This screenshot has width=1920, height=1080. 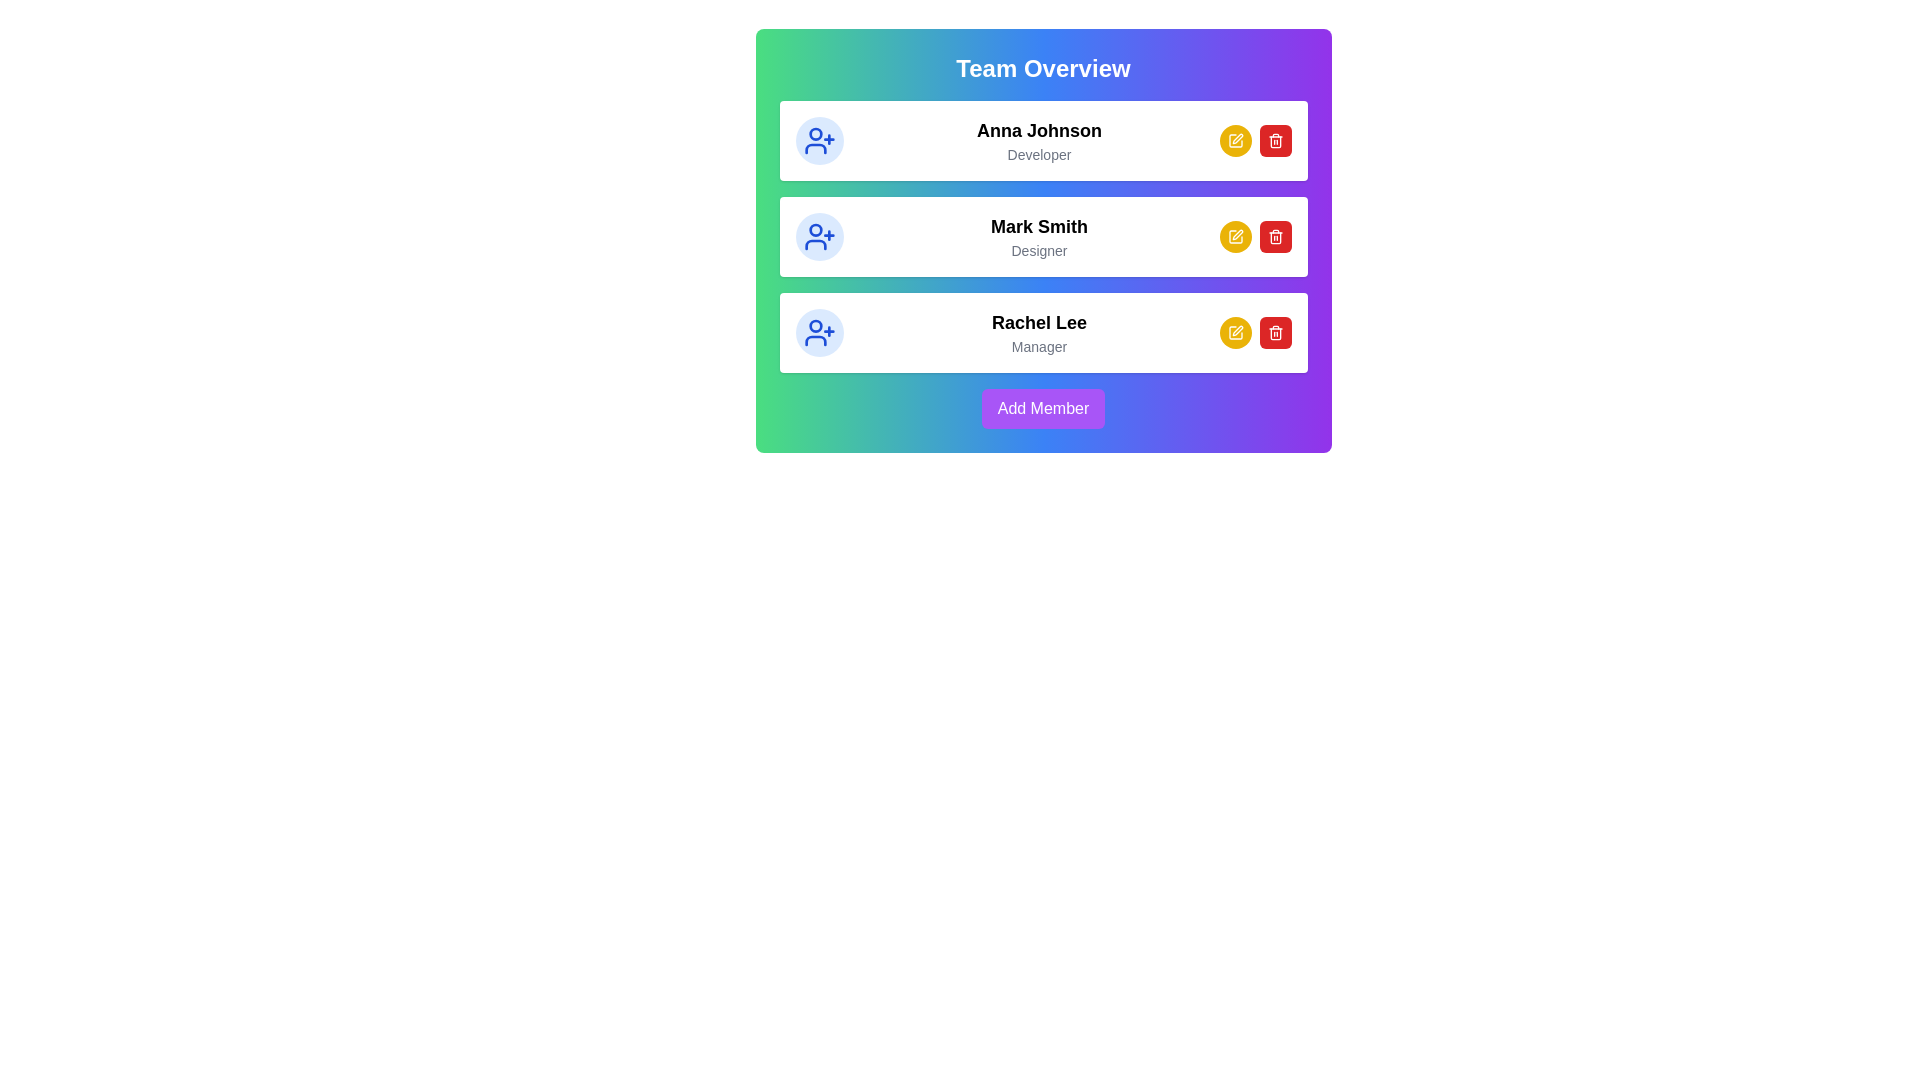 What do you see at coordinates (1042, 407) in the screenshot?
I see `the 'Add Member' button, which is a prominently styled button with a purple background and white text located at the bottom of the 'Team Overview' section` at bounding box center [1042, 407].